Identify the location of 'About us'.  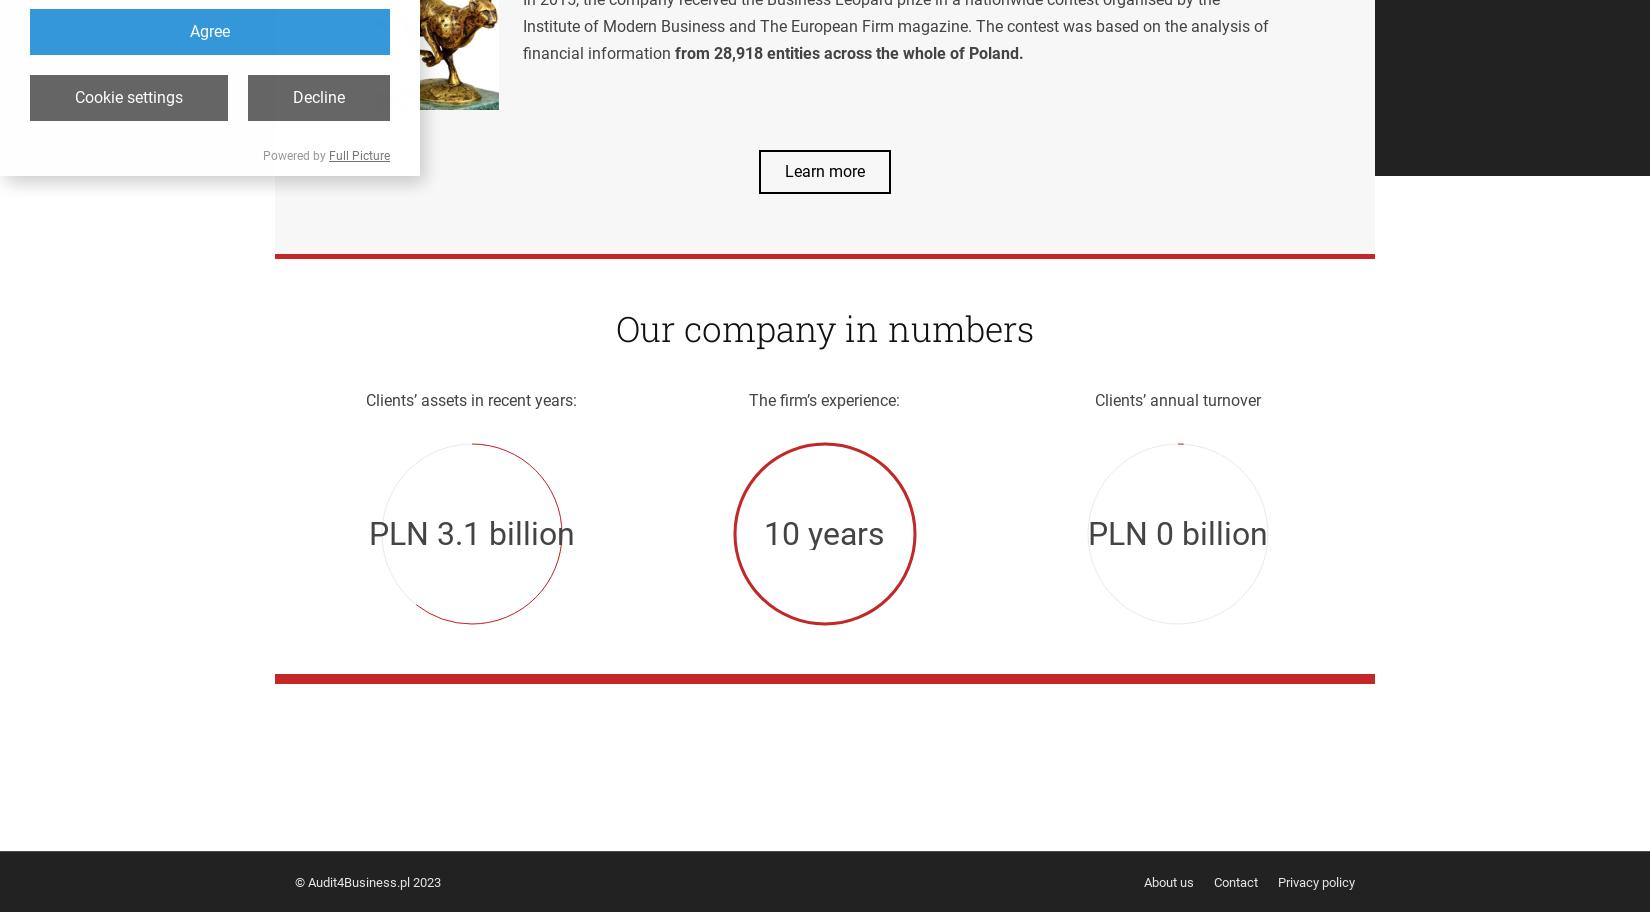
(1169, 880).